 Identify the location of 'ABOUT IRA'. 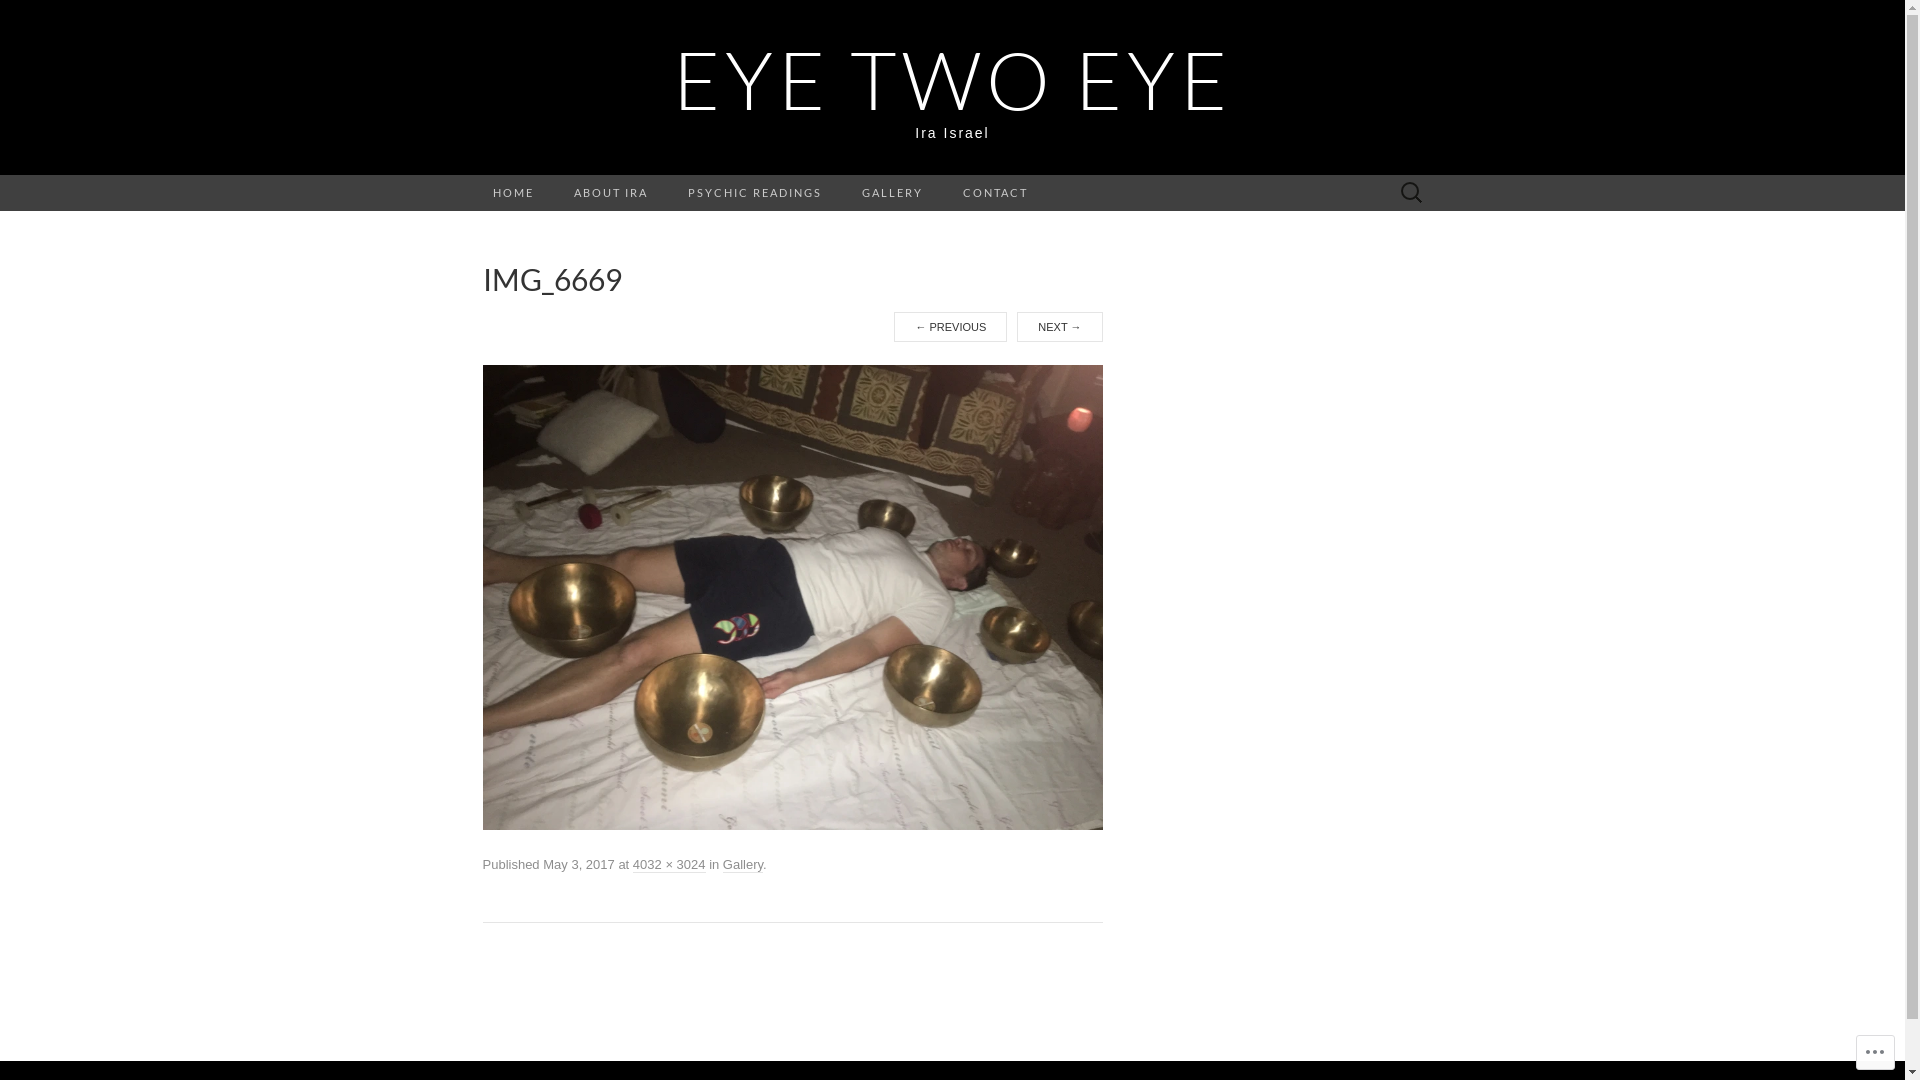
(609, 192).